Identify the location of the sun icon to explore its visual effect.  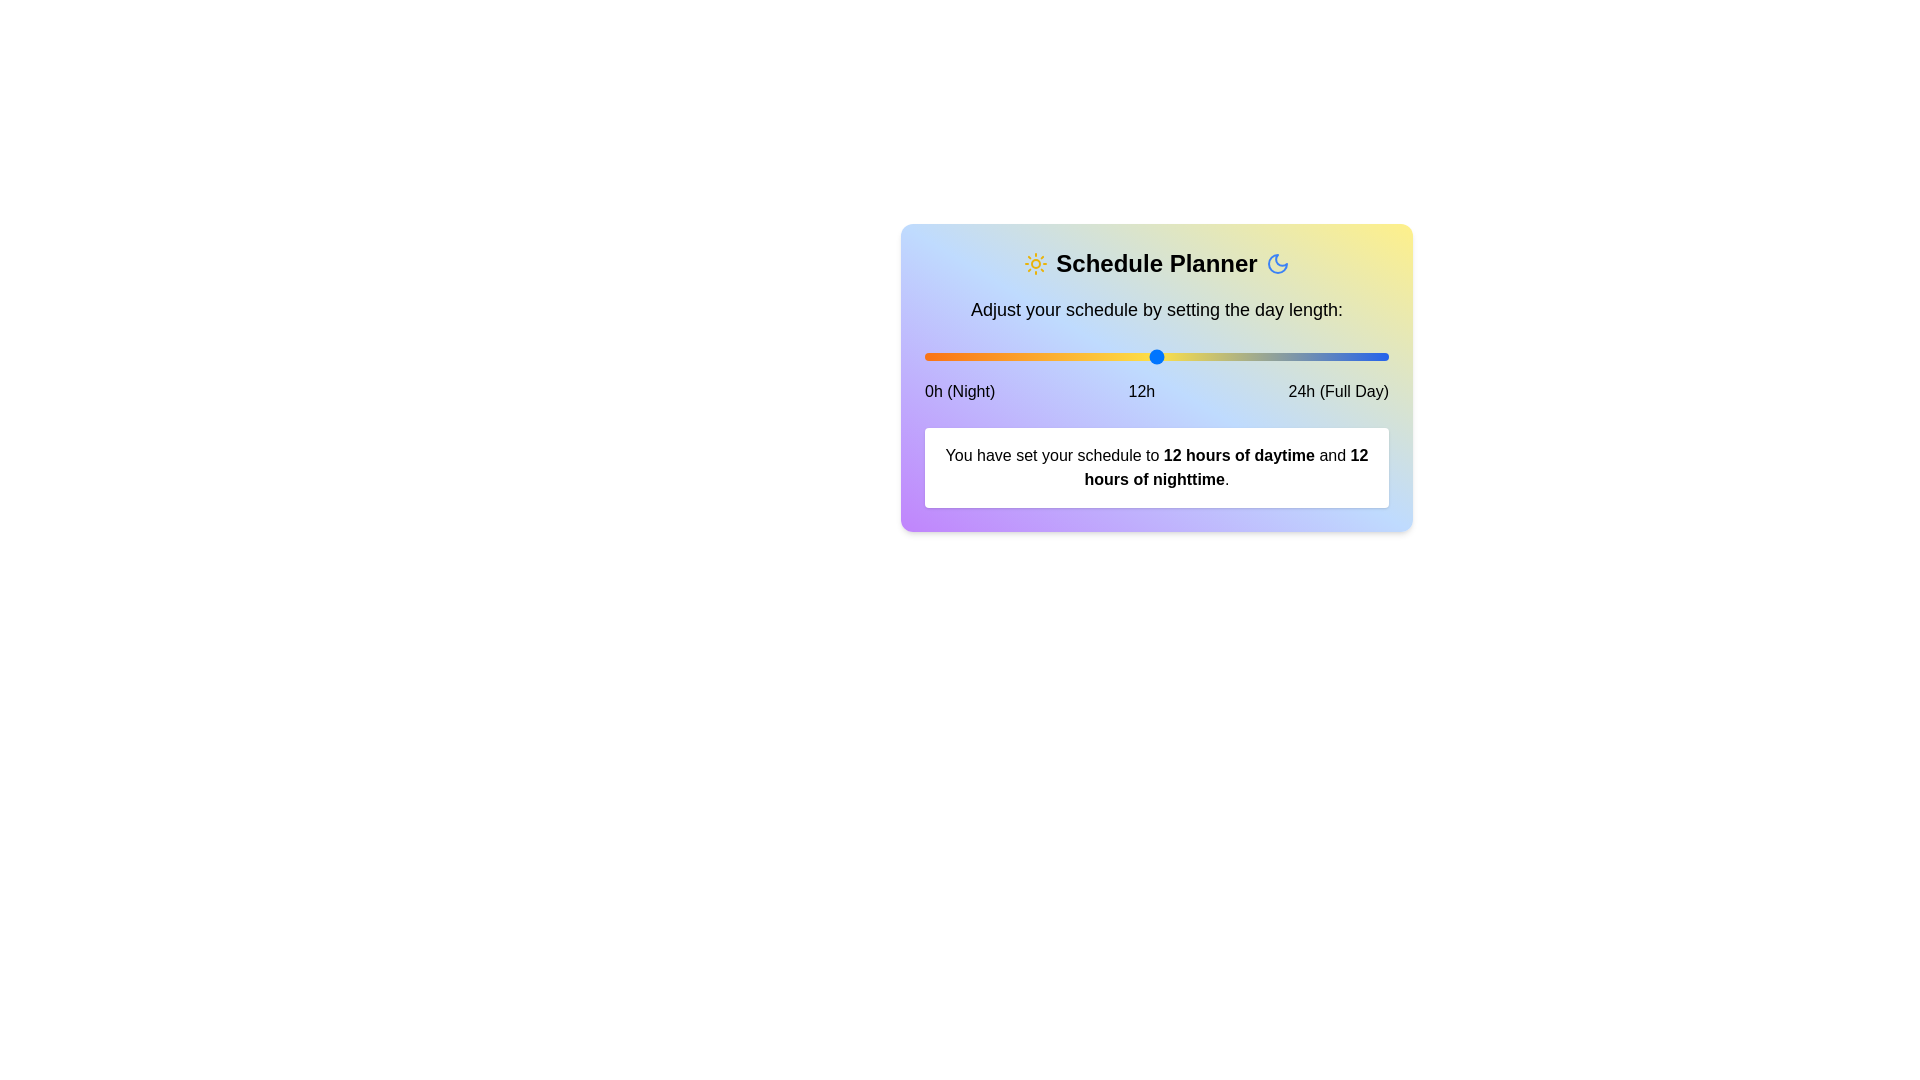
(1036, 262).